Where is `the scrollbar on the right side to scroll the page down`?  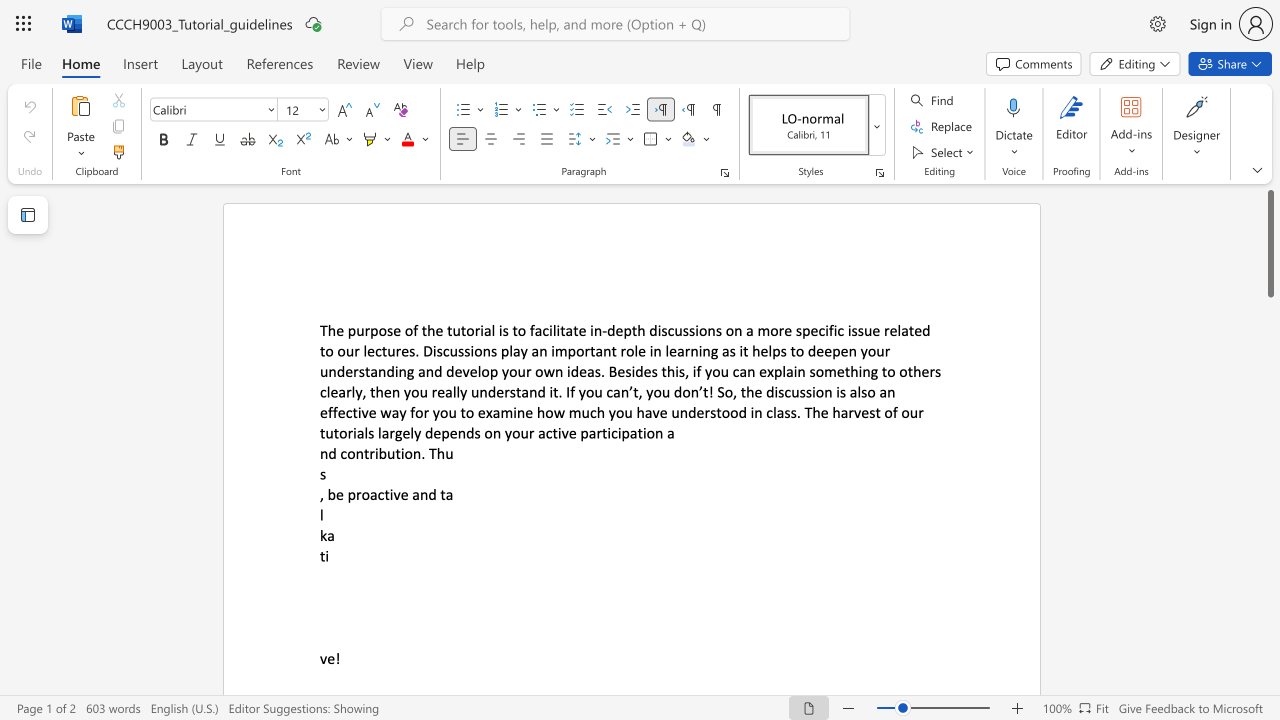 the scrollbar on the right side to scroll the page down is located at coordinates (1269, 580).